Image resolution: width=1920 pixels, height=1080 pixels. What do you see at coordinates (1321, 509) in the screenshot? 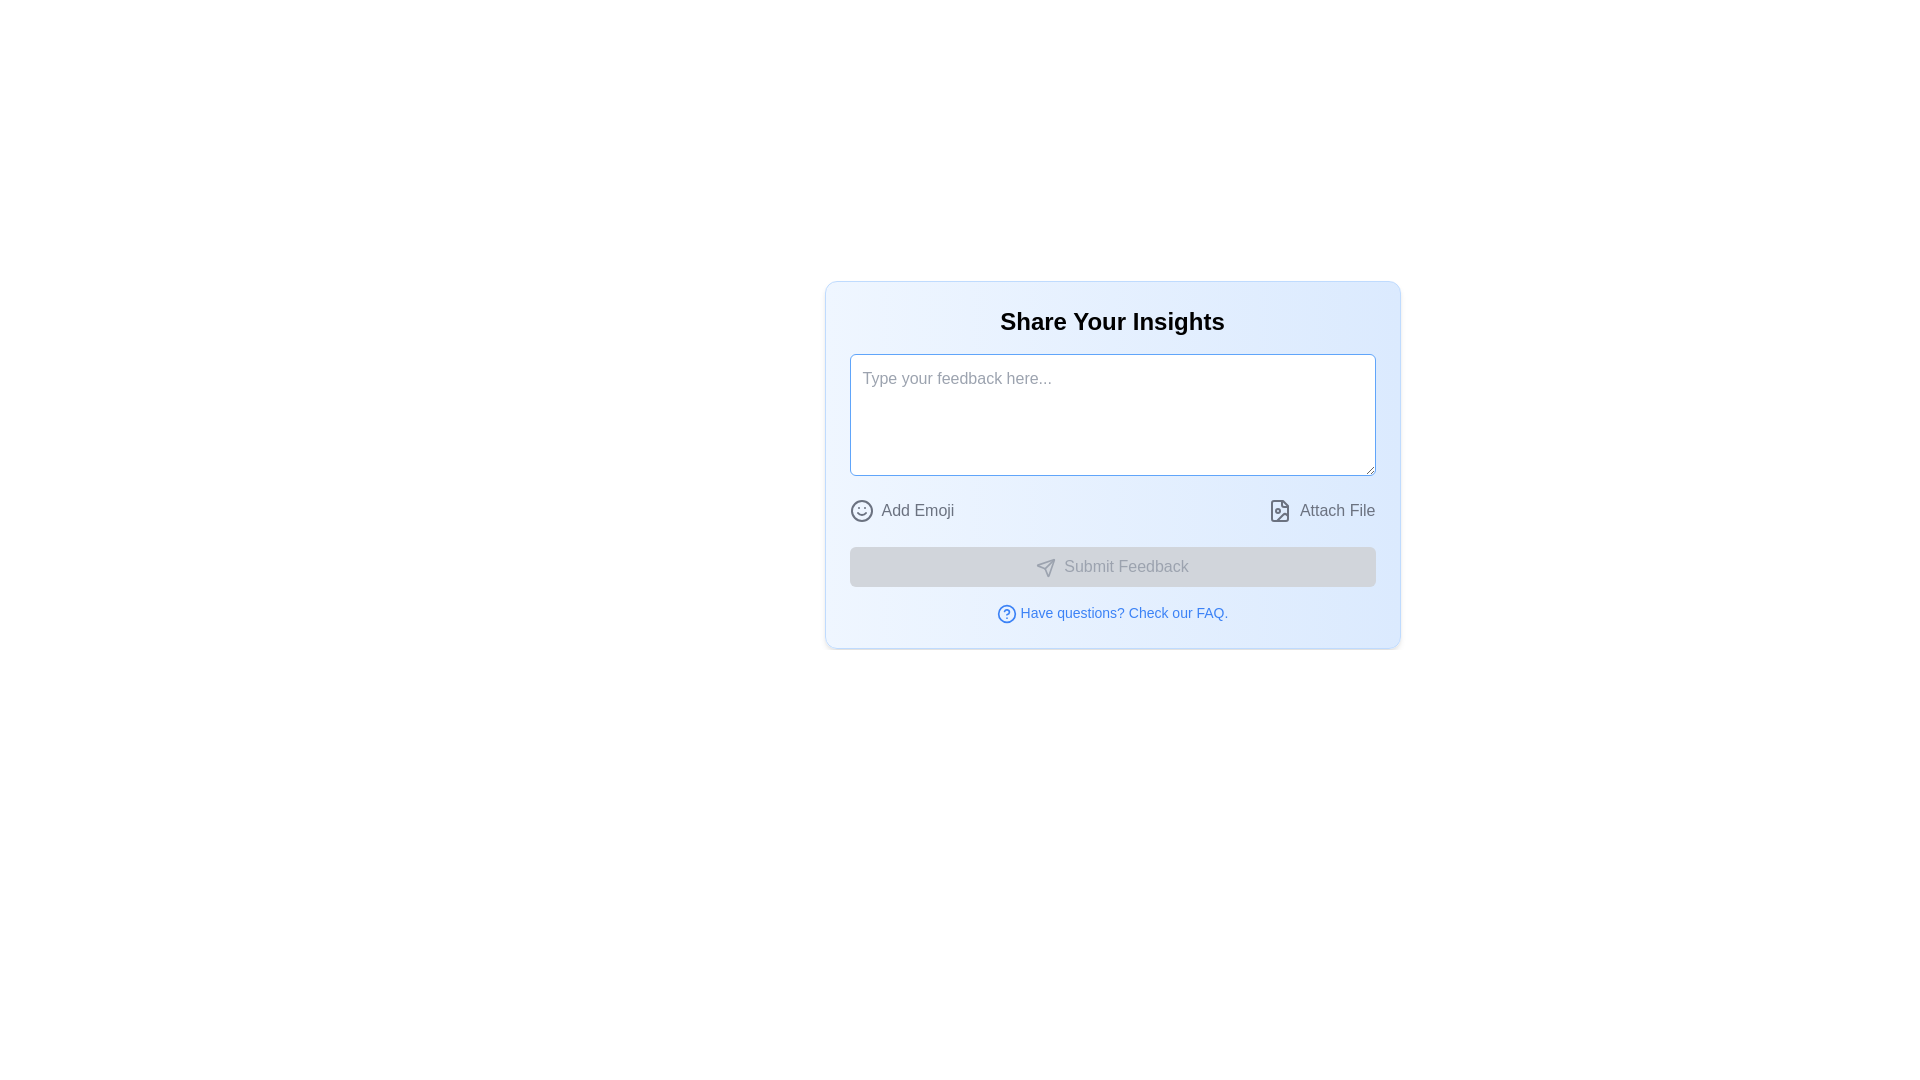
I see `the 'Attach File' button, which features a file icon and text styled in gray` at bounding box center [1321, 509].